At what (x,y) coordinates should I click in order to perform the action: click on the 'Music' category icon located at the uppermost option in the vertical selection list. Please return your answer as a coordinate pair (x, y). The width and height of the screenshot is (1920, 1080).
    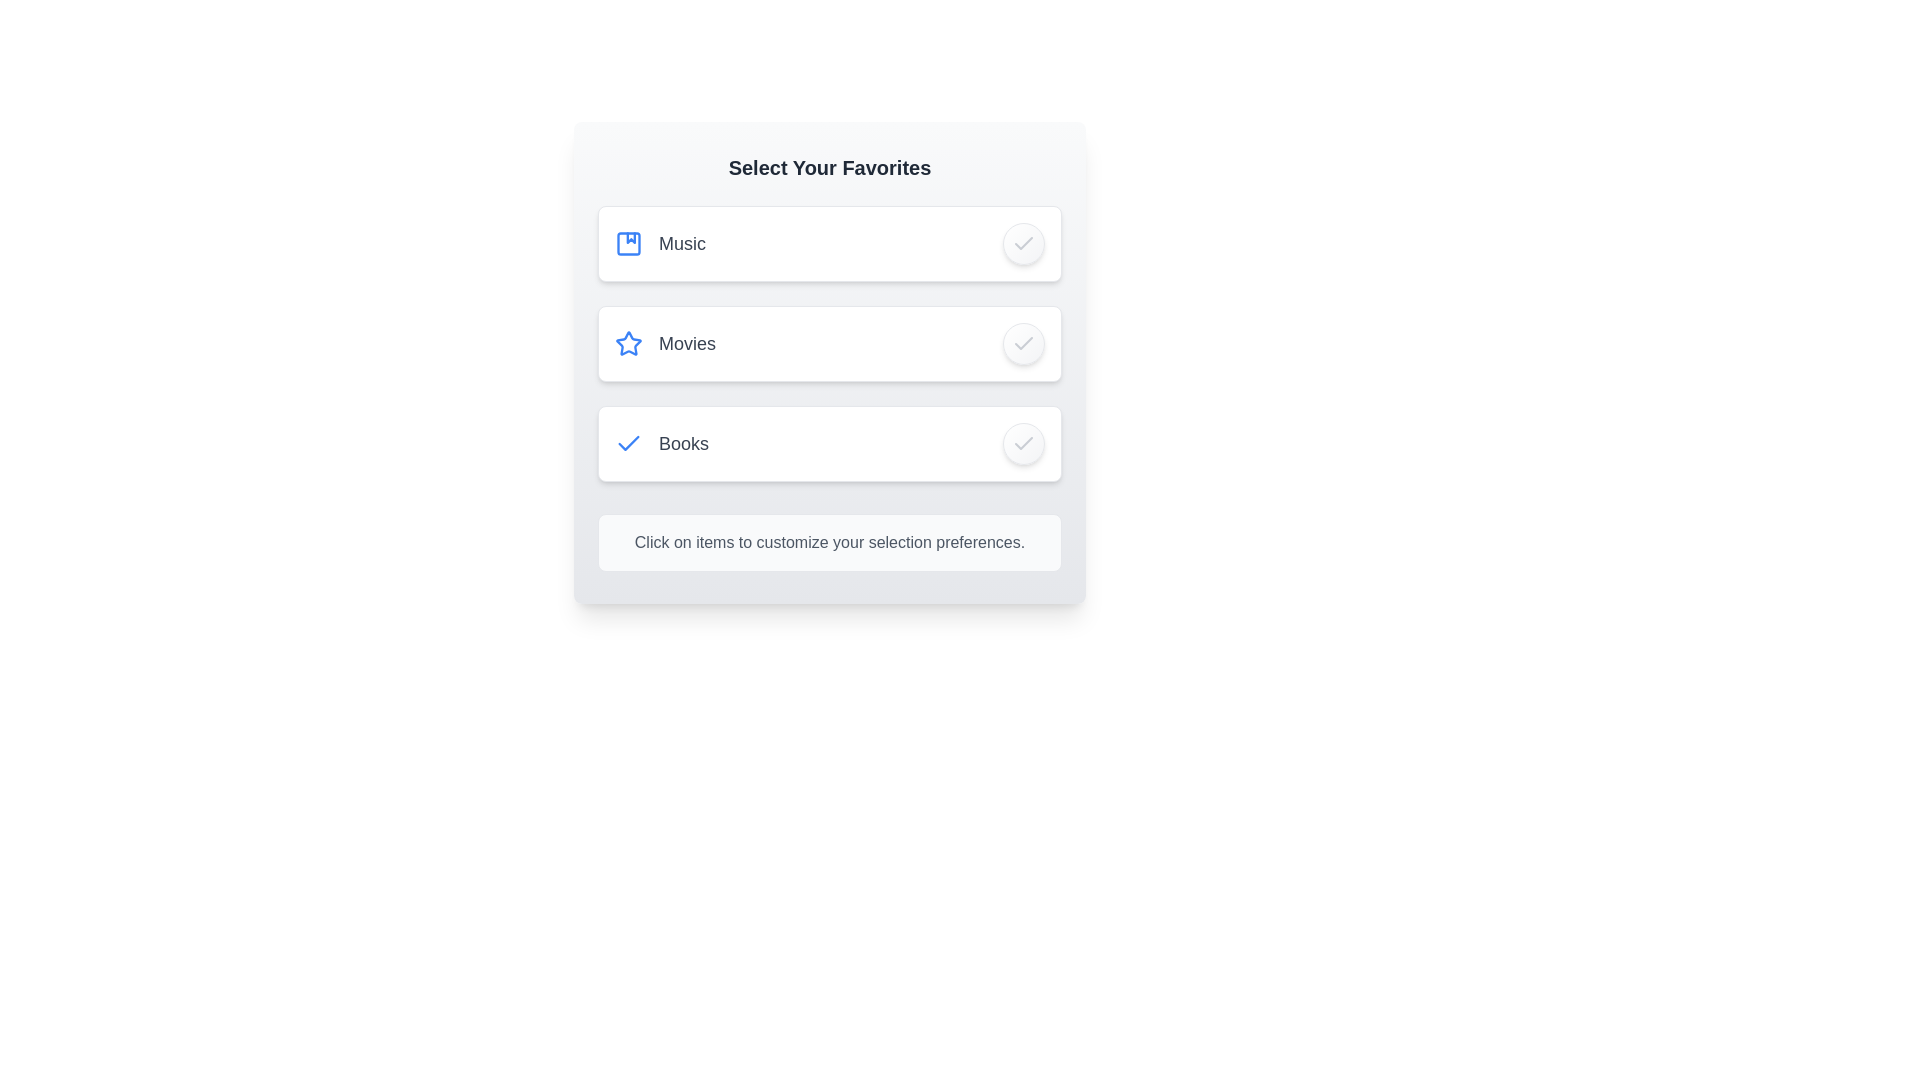
    Looking at the image, I should click on (660, 242).